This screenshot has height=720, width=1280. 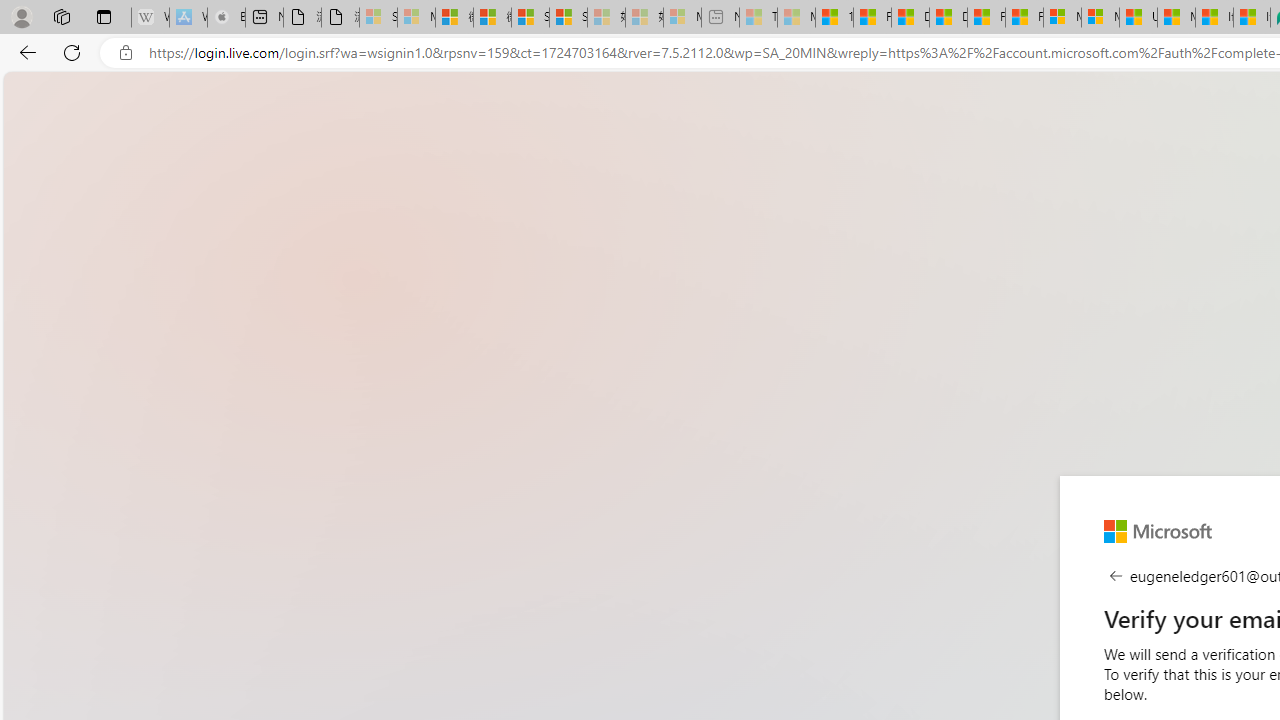 What do you see at coordinates (872, 17) in the screenshot?
I see `'Food and Drink - MSN'` at bounding box center [872, 17].